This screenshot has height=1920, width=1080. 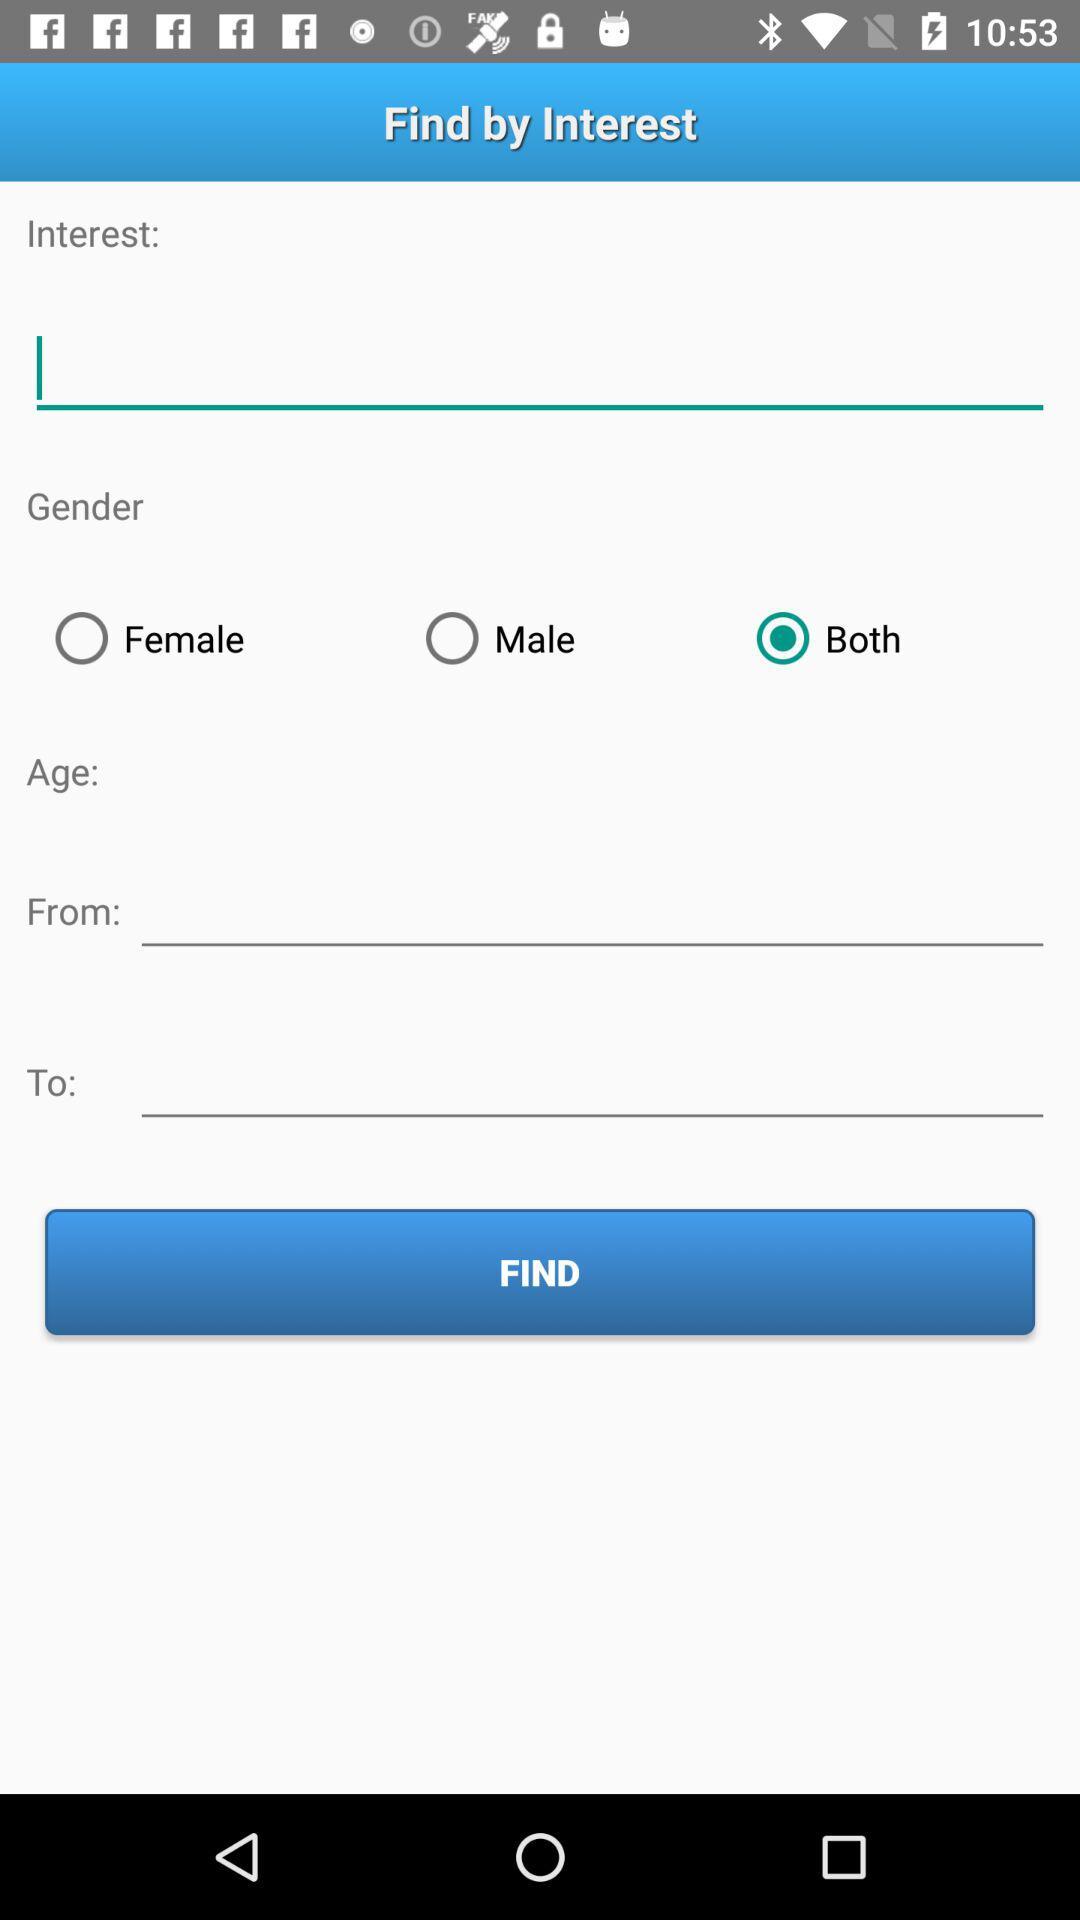 What do you see at coordinates (591, 906) in the screenshot?
I see `the minimum age for people you are searching here` at bounding box center [591, 906].